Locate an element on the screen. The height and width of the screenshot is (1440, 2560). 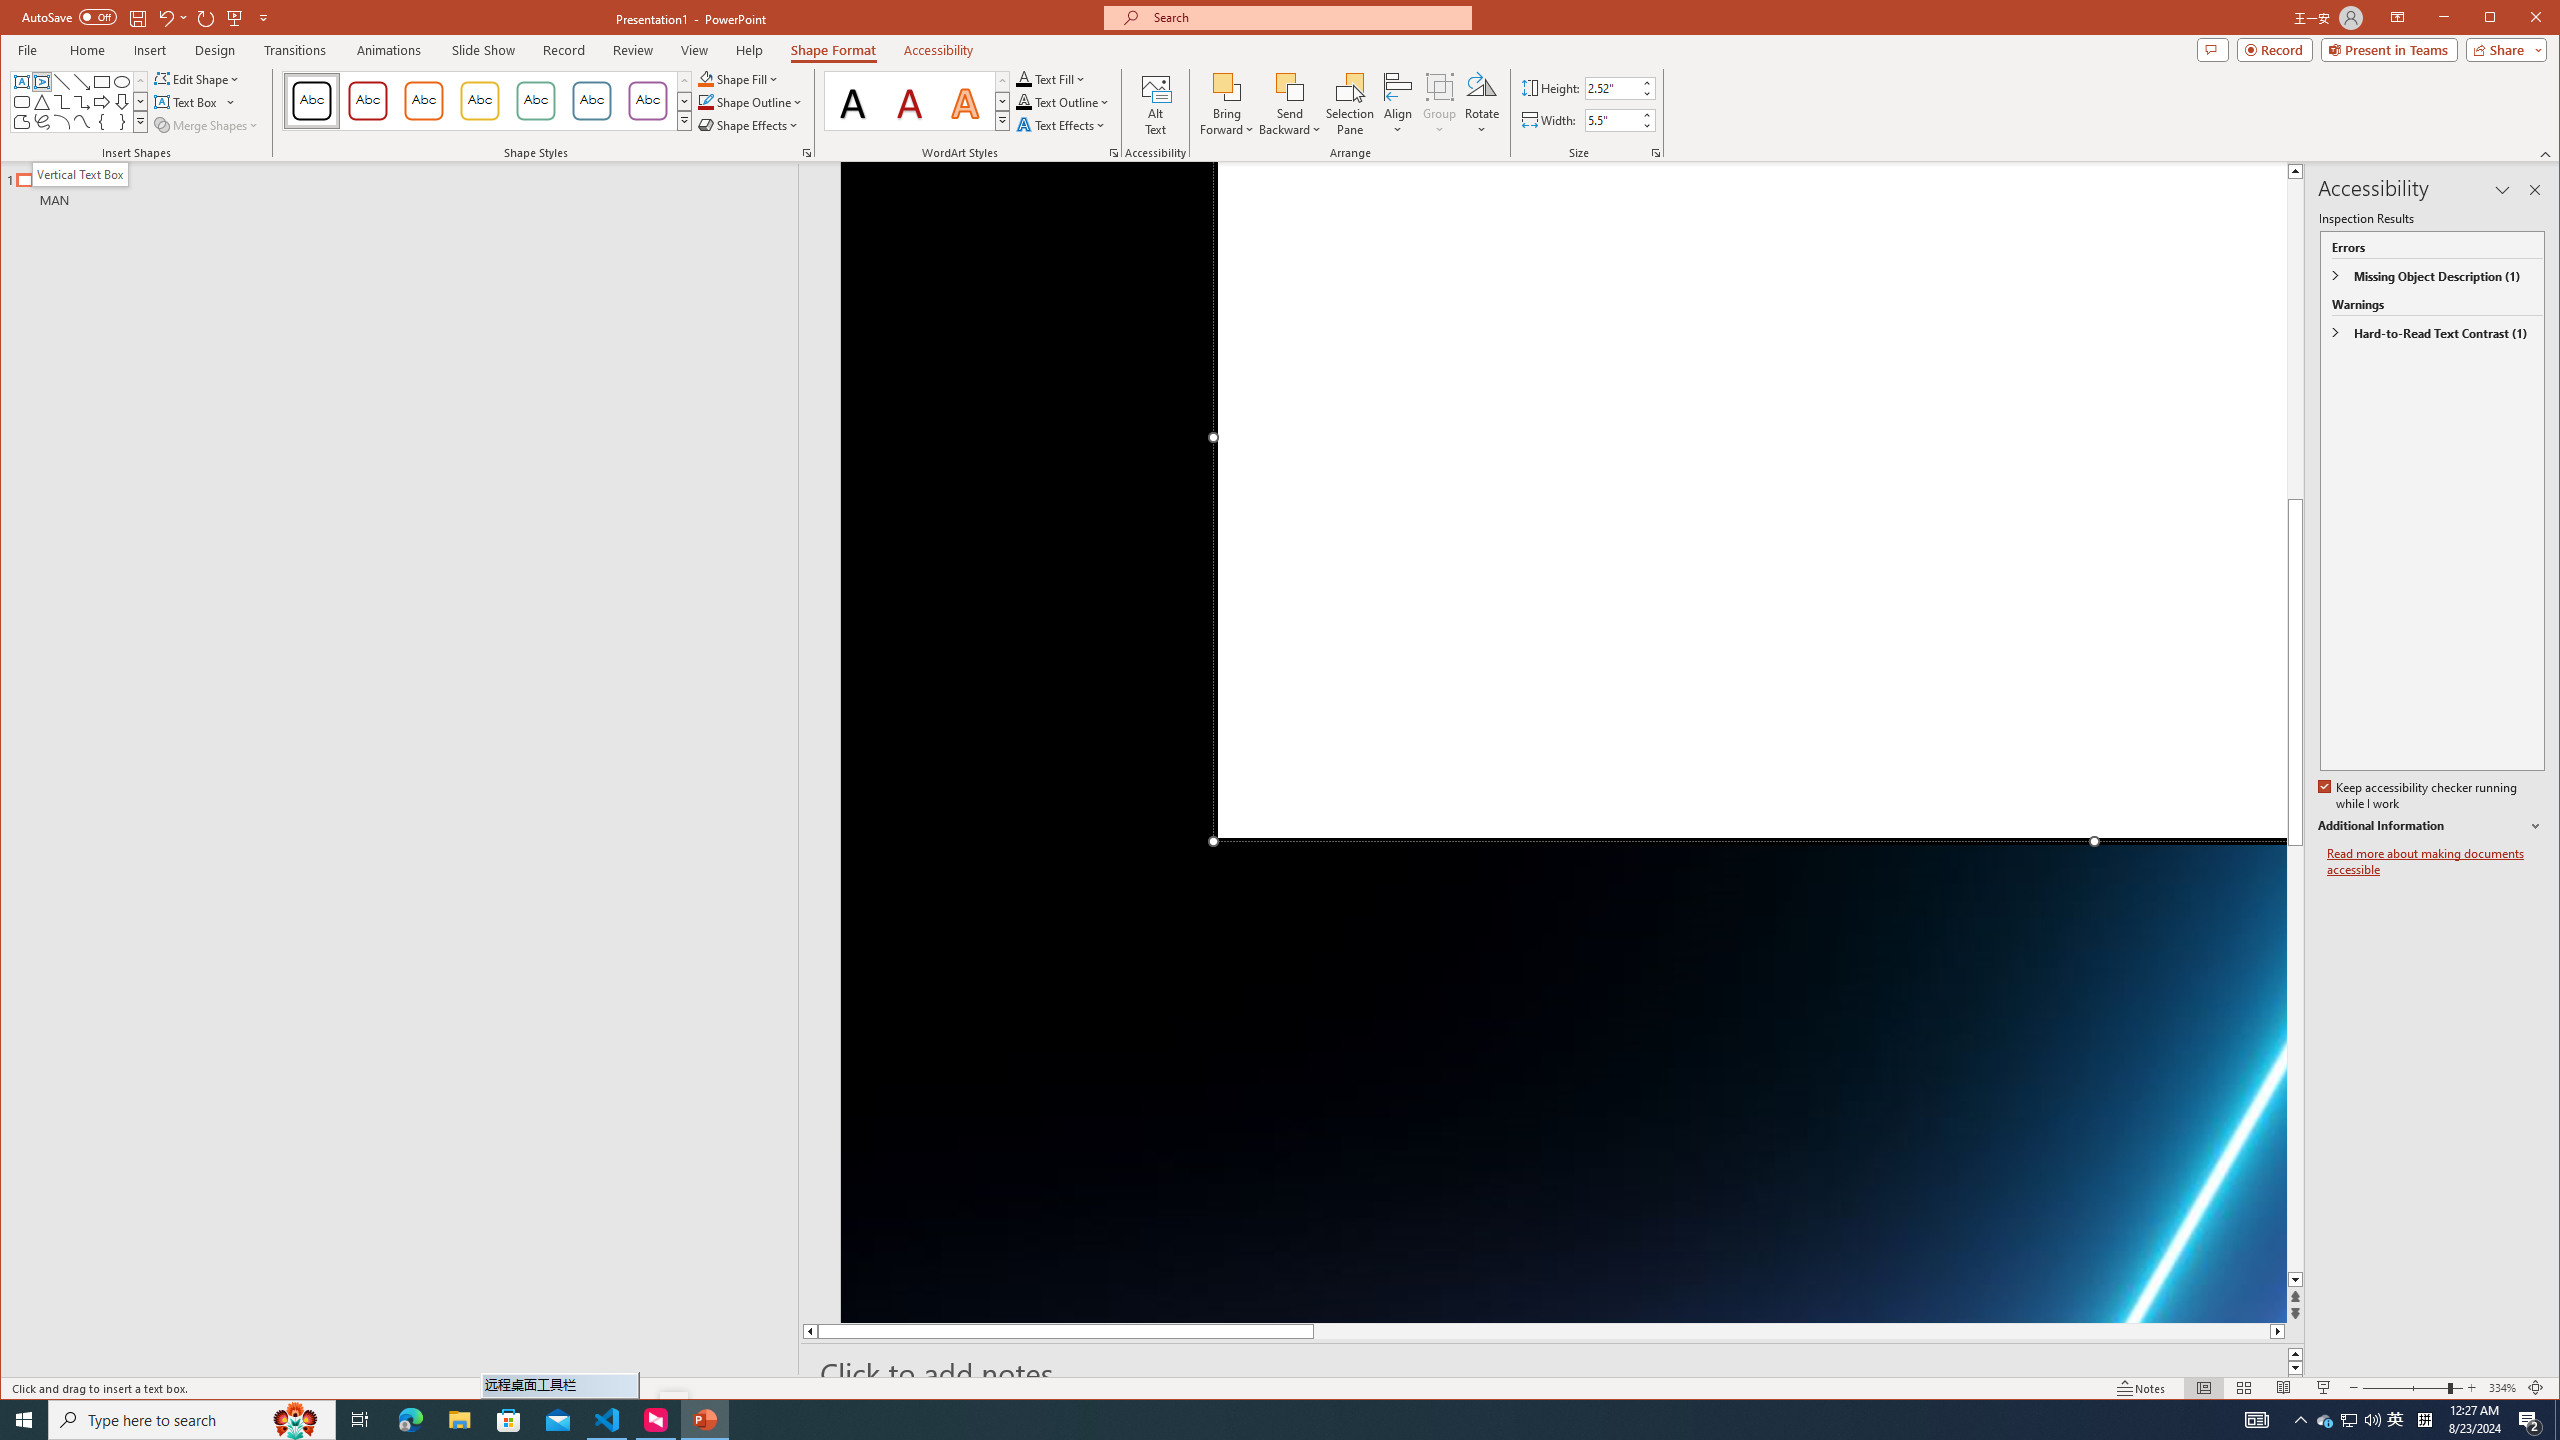
'Colored Outline - Blue-Gray, Accent 5' is located at coordinates (591, 100).